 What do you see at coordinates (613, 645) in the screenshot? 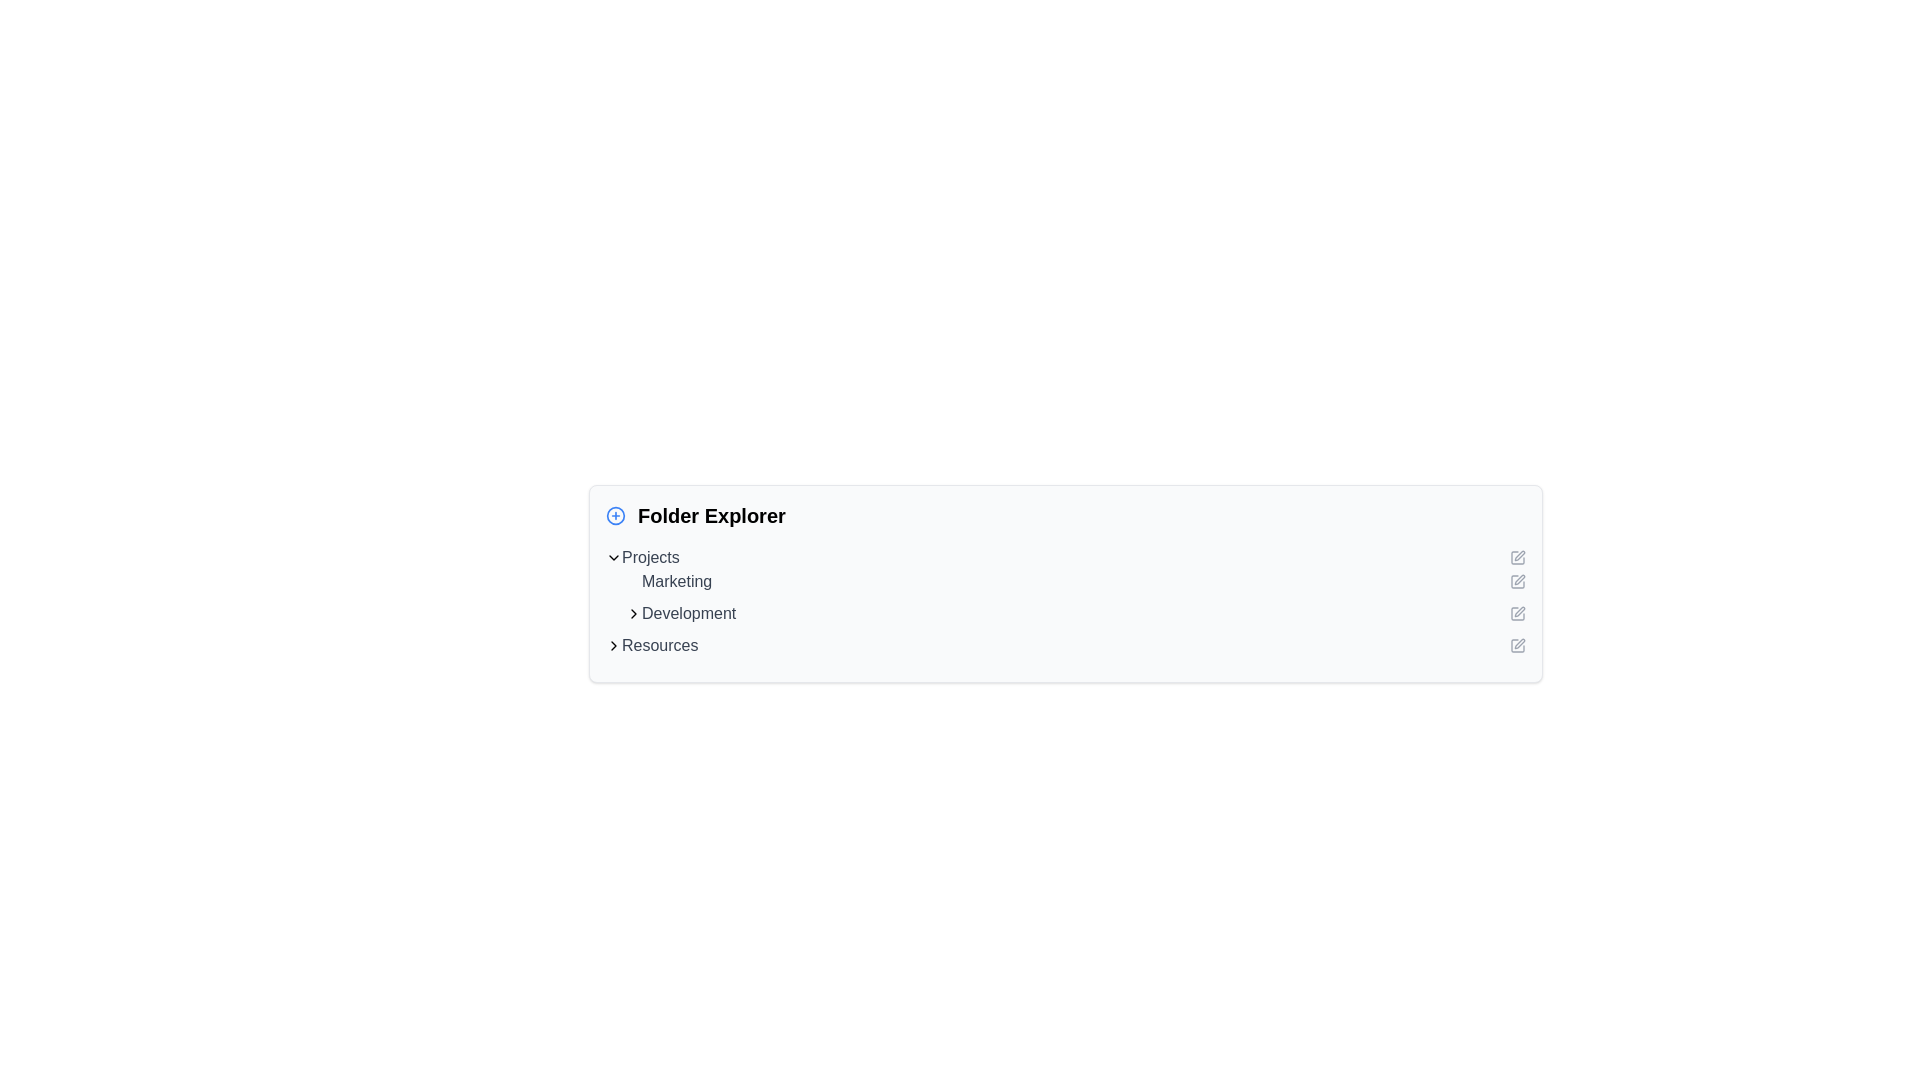
I see `the Chevron navigation icon located to the left of the 'Resources' label` at bounding box center [613, 645].